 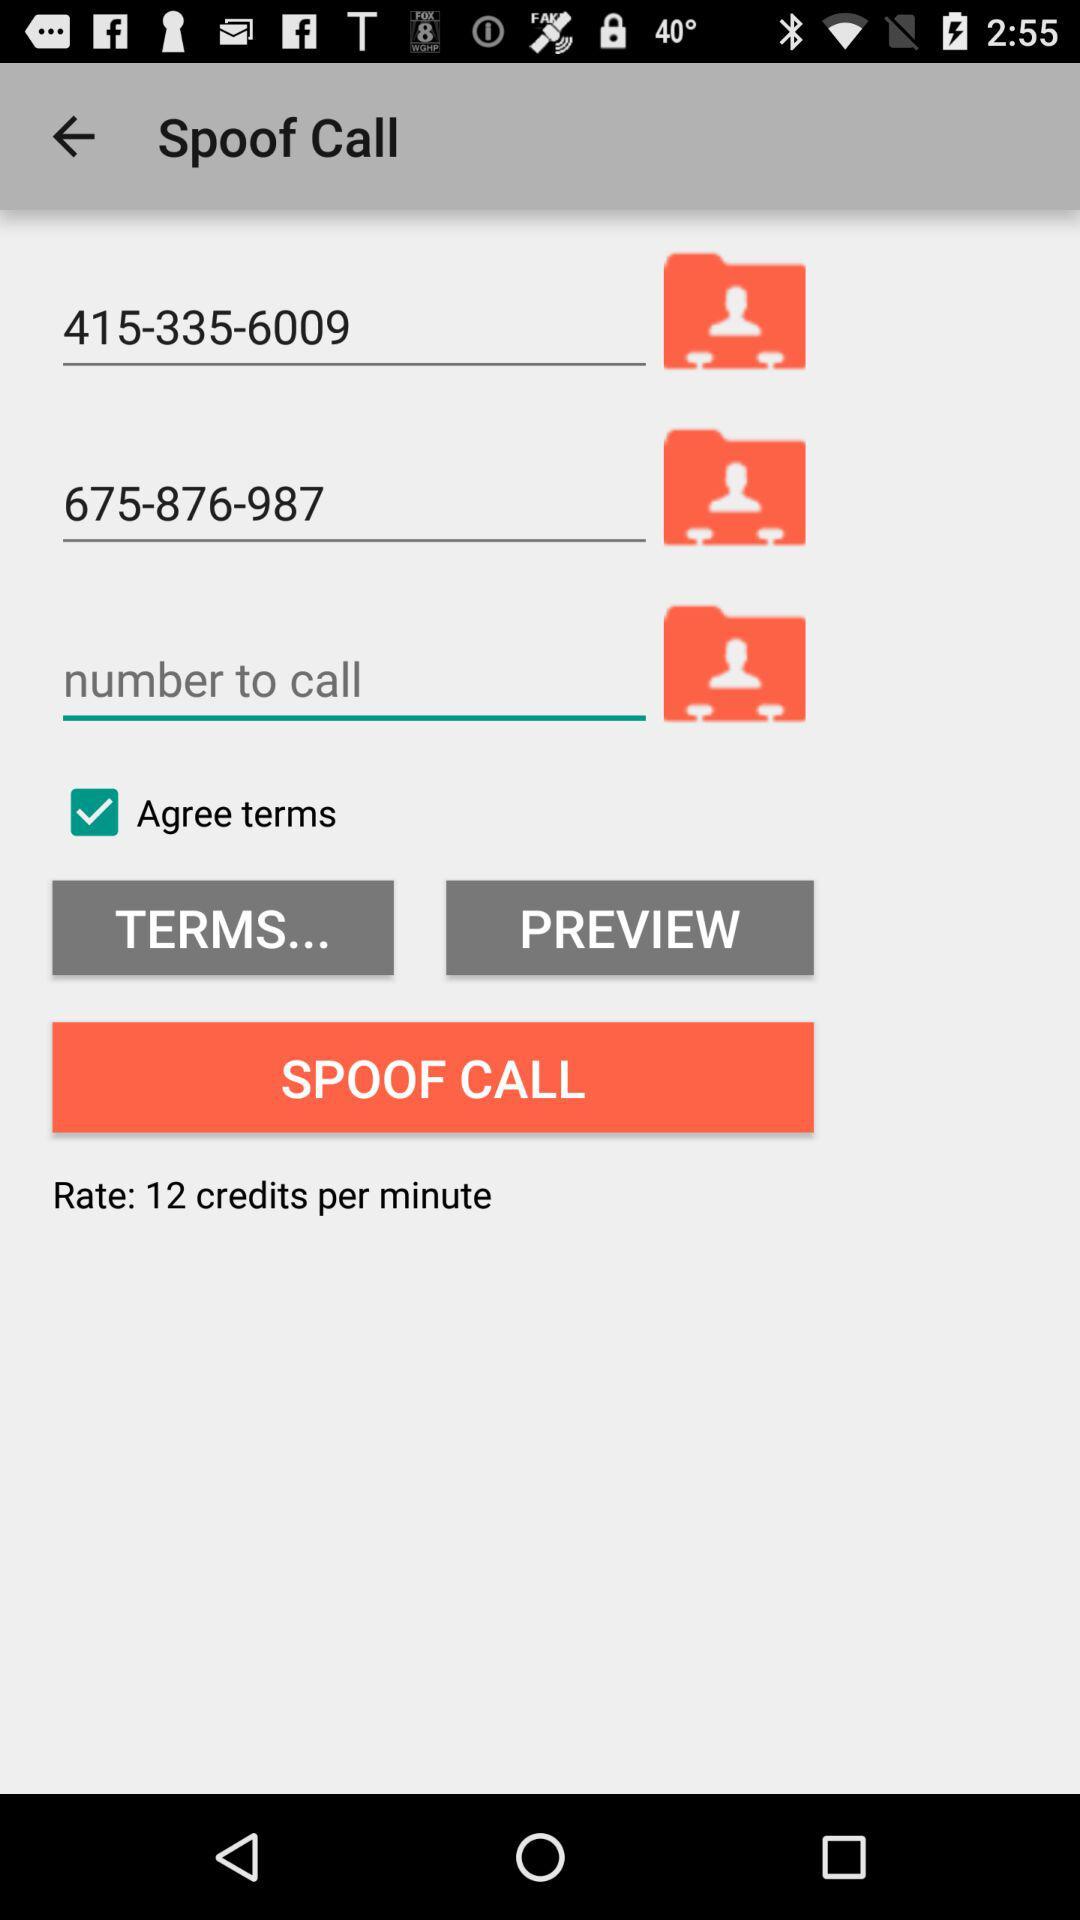 I want to click on the folder icon, so click(x=735, y=526).